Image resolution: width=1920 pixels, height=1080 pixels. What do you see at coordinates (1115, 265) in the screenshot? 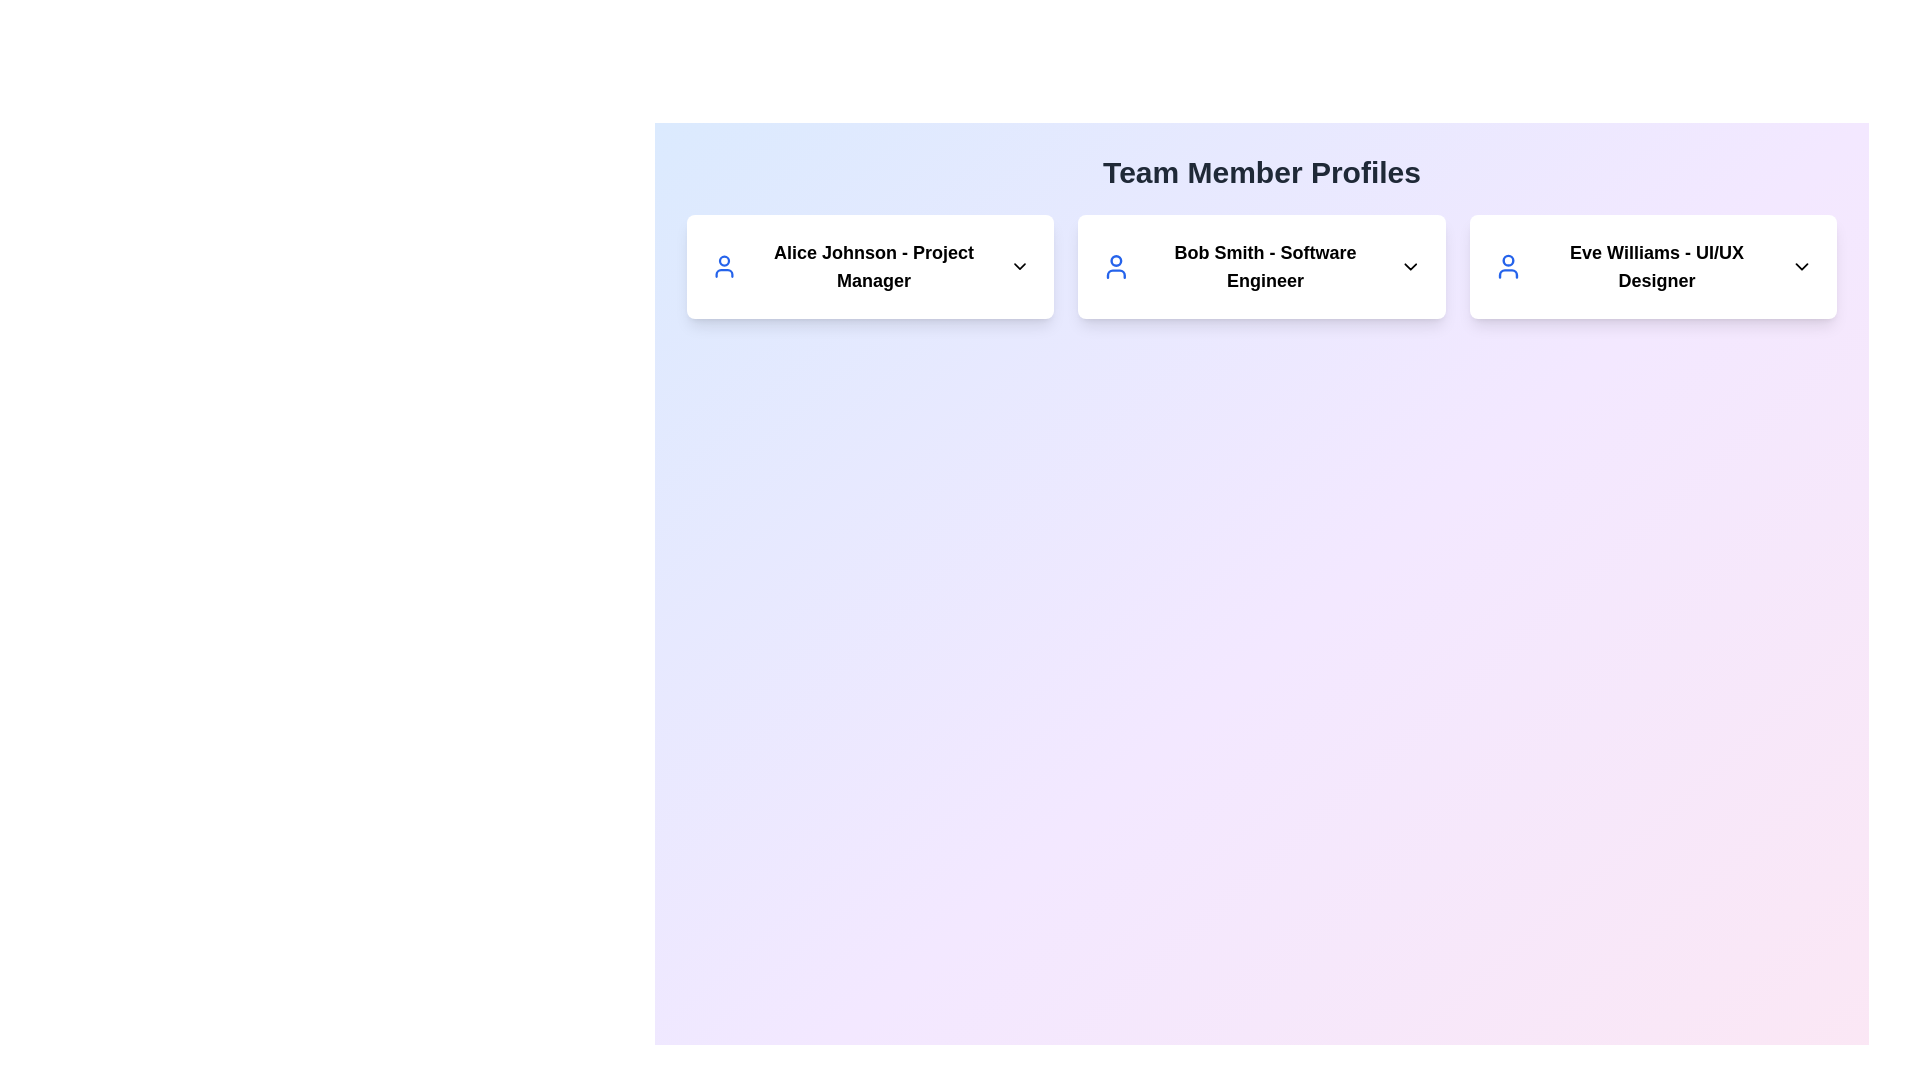
I see `the round user icon with a blue outline representing Bob Smith's profile, located at the top-left corner of the user section` at bounding box center [1115, 265].